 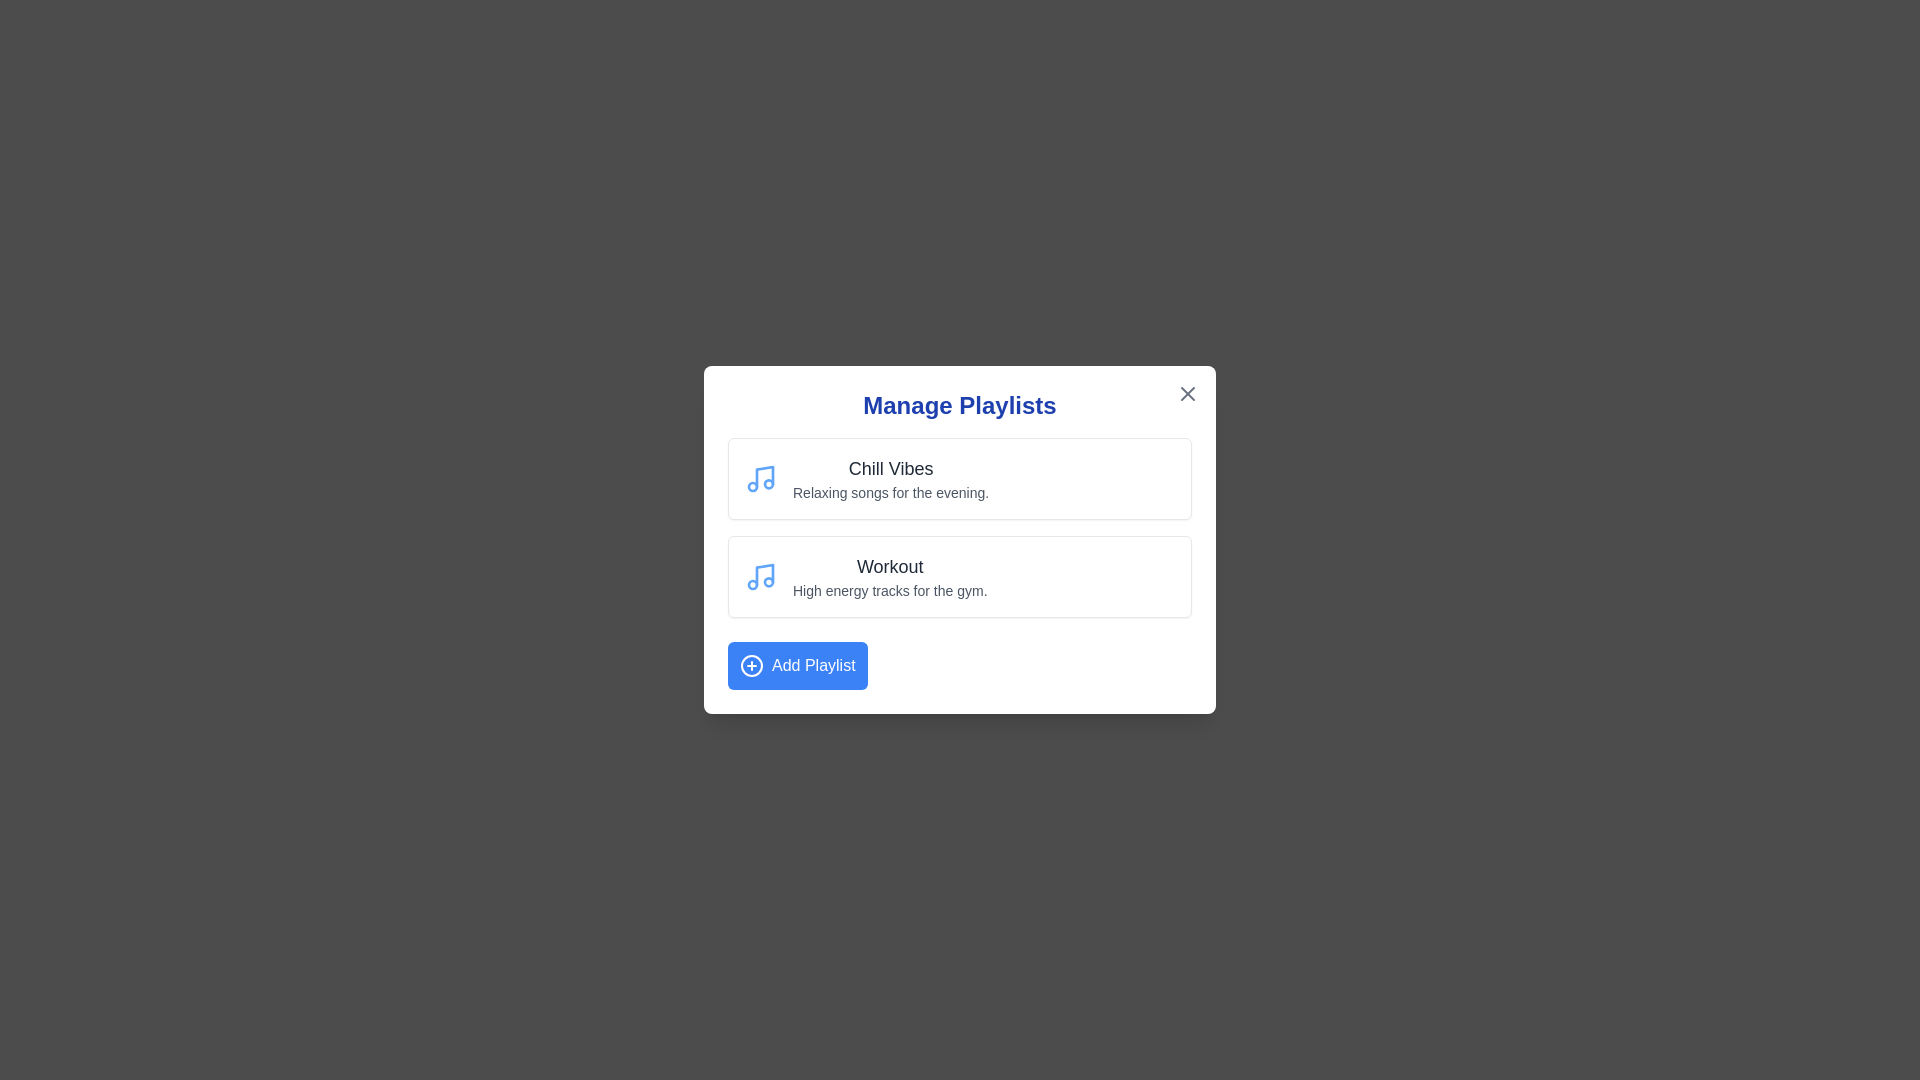 What do you see at coordinates (889, 567) in the screenshot?
I see `the title text label of the second playlist, which is located below the 'Chill Vibes' label and above the descriptive text 'High energy tracks for the gym.'` at bounding box center [889, 567].